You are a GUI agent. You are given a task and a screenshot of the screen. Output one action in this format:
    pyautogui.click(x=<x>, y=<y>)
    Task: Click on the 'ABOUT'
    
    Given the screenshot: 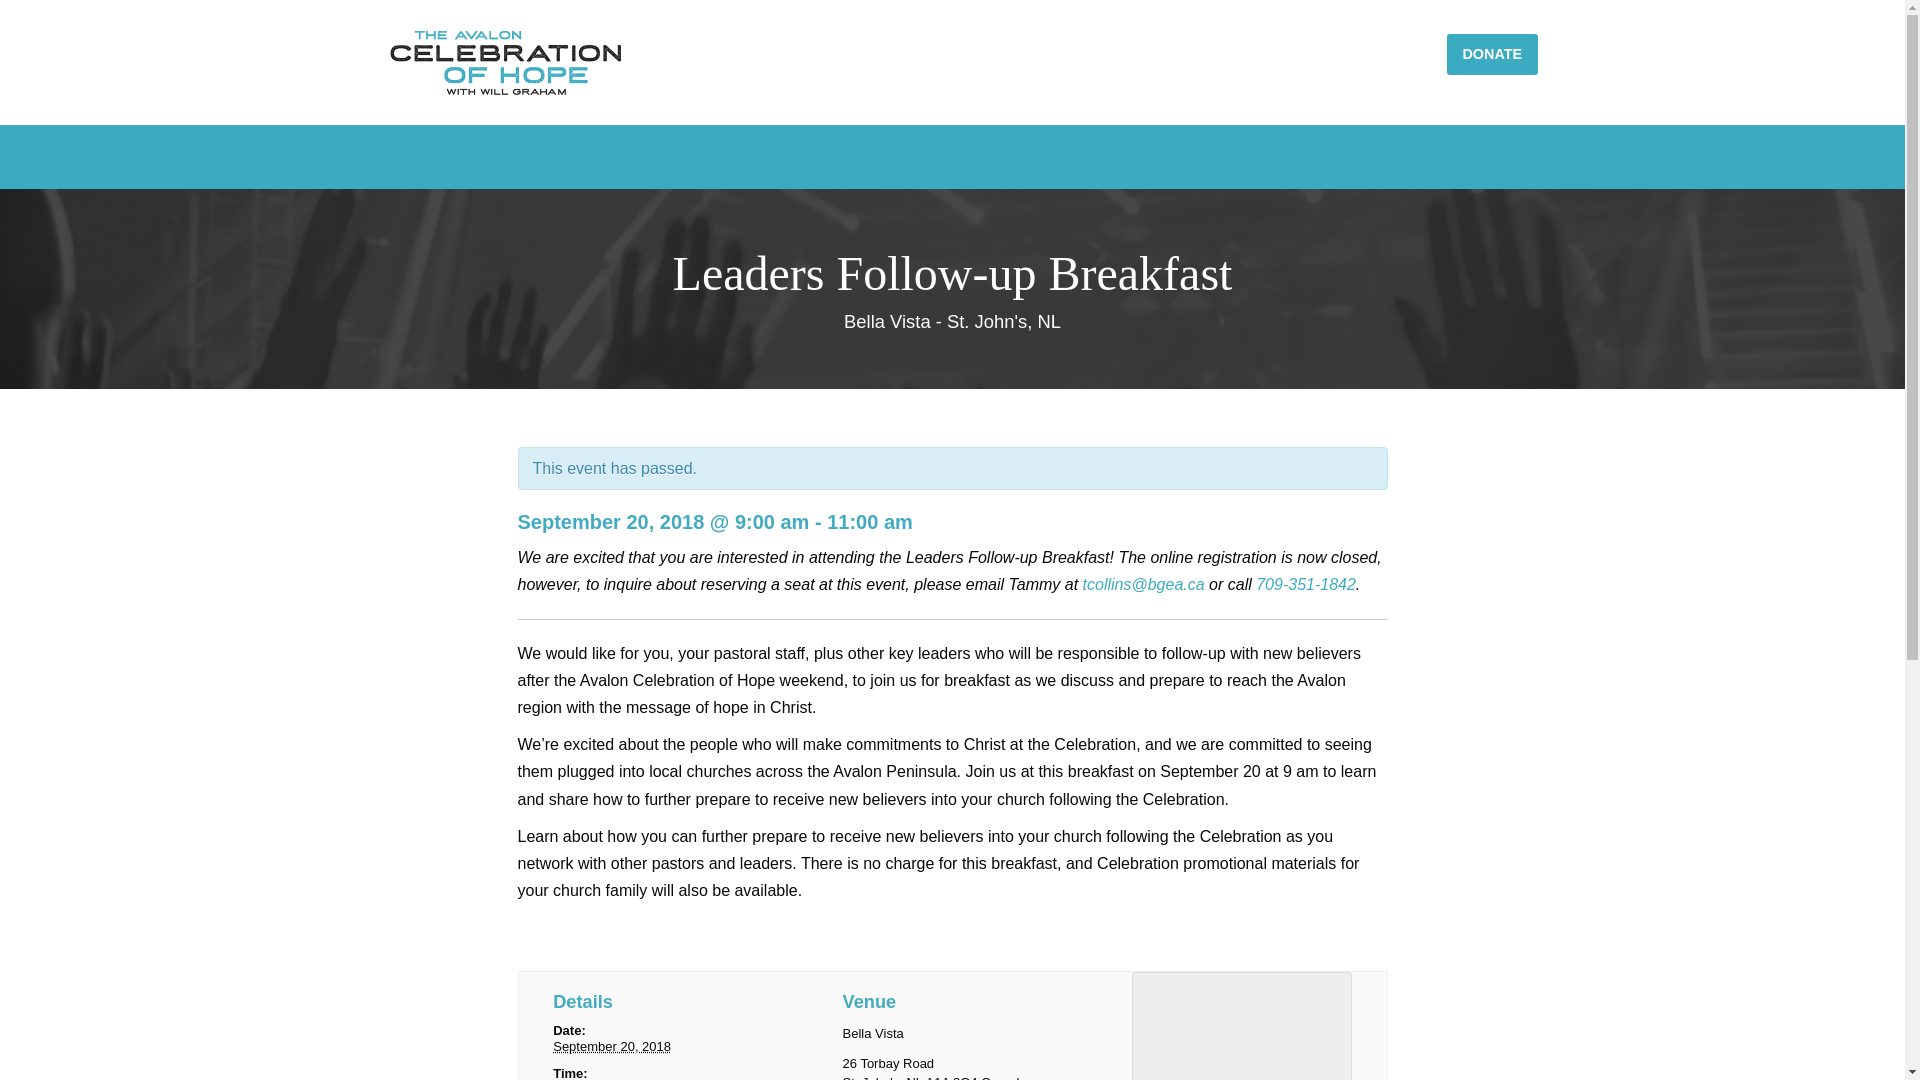 What is the action you would take?
    pyautogui.click(x=712, y=156)
    